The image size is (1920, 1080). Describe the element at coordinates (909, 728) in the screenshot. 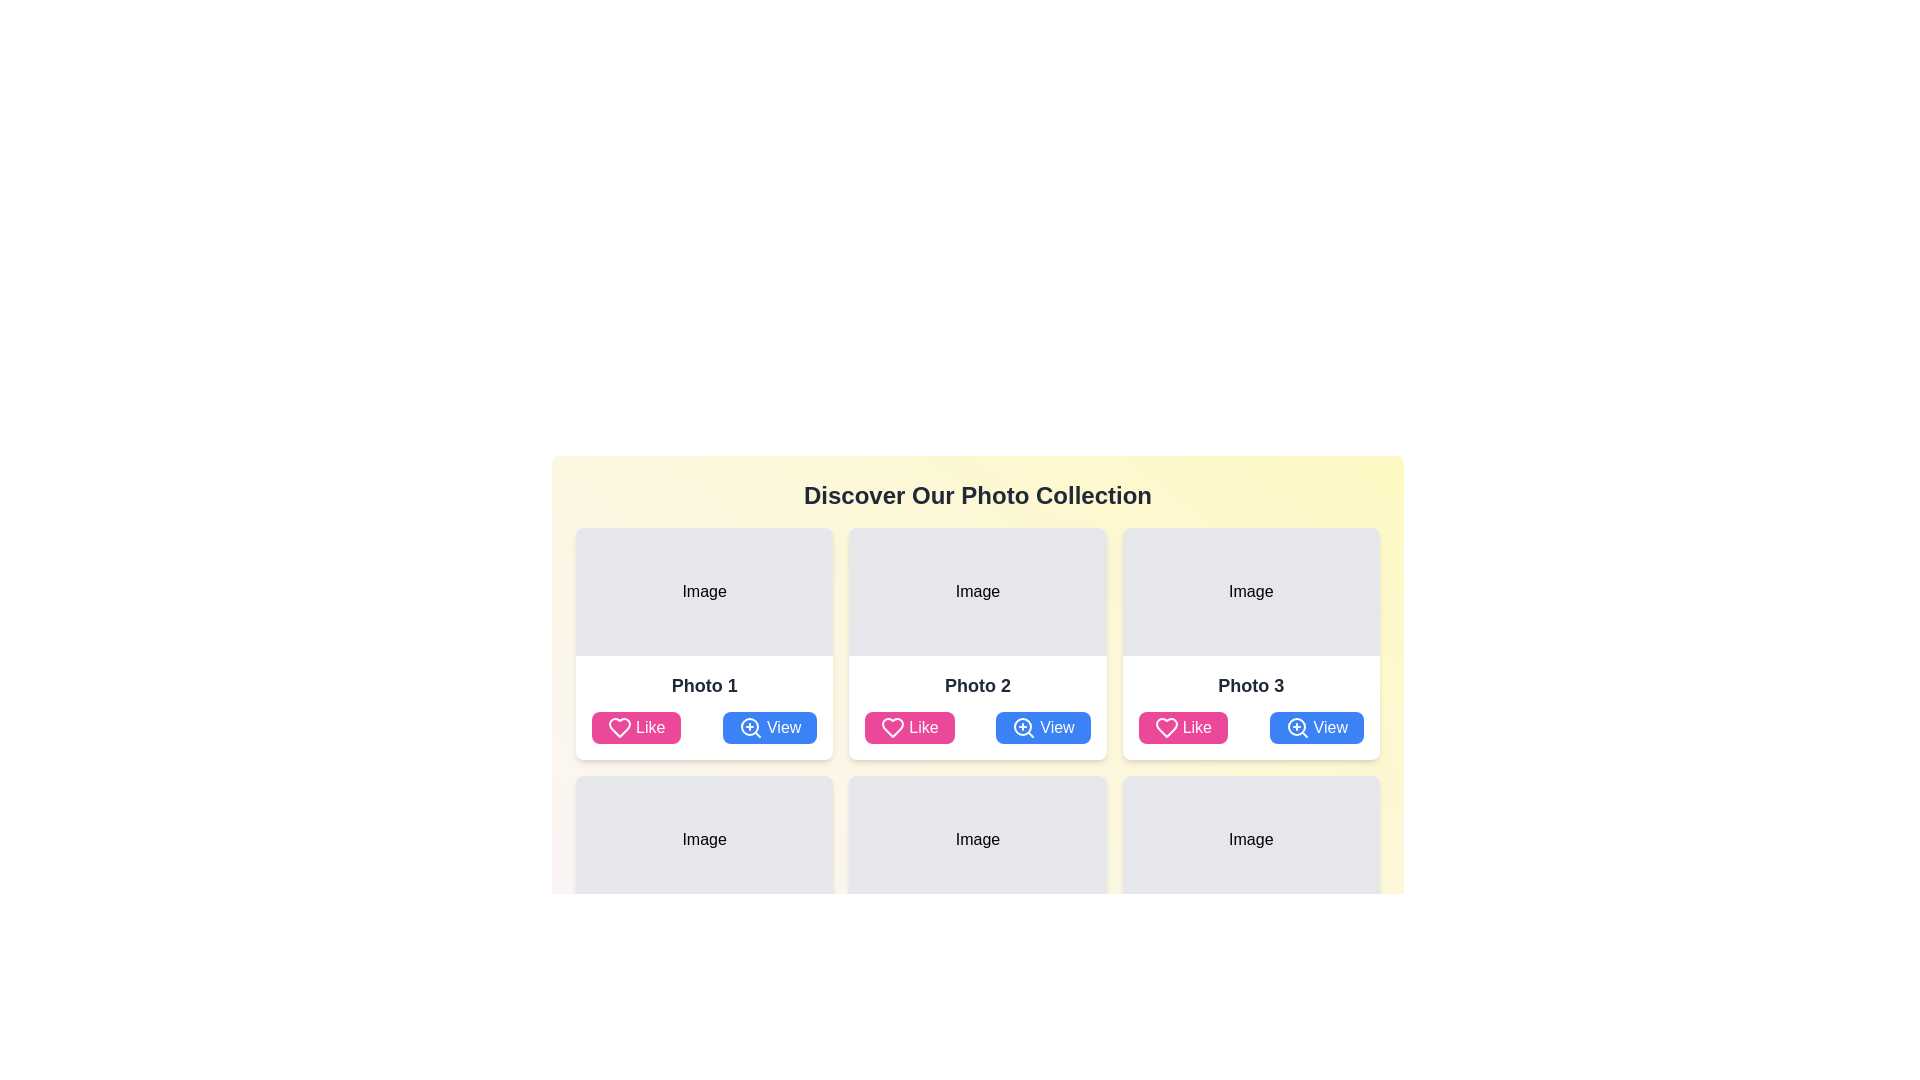

I see `the 'Like' button with a pink background and a white heart icon, located under 'Photo 2' in the grid layout` at that location.